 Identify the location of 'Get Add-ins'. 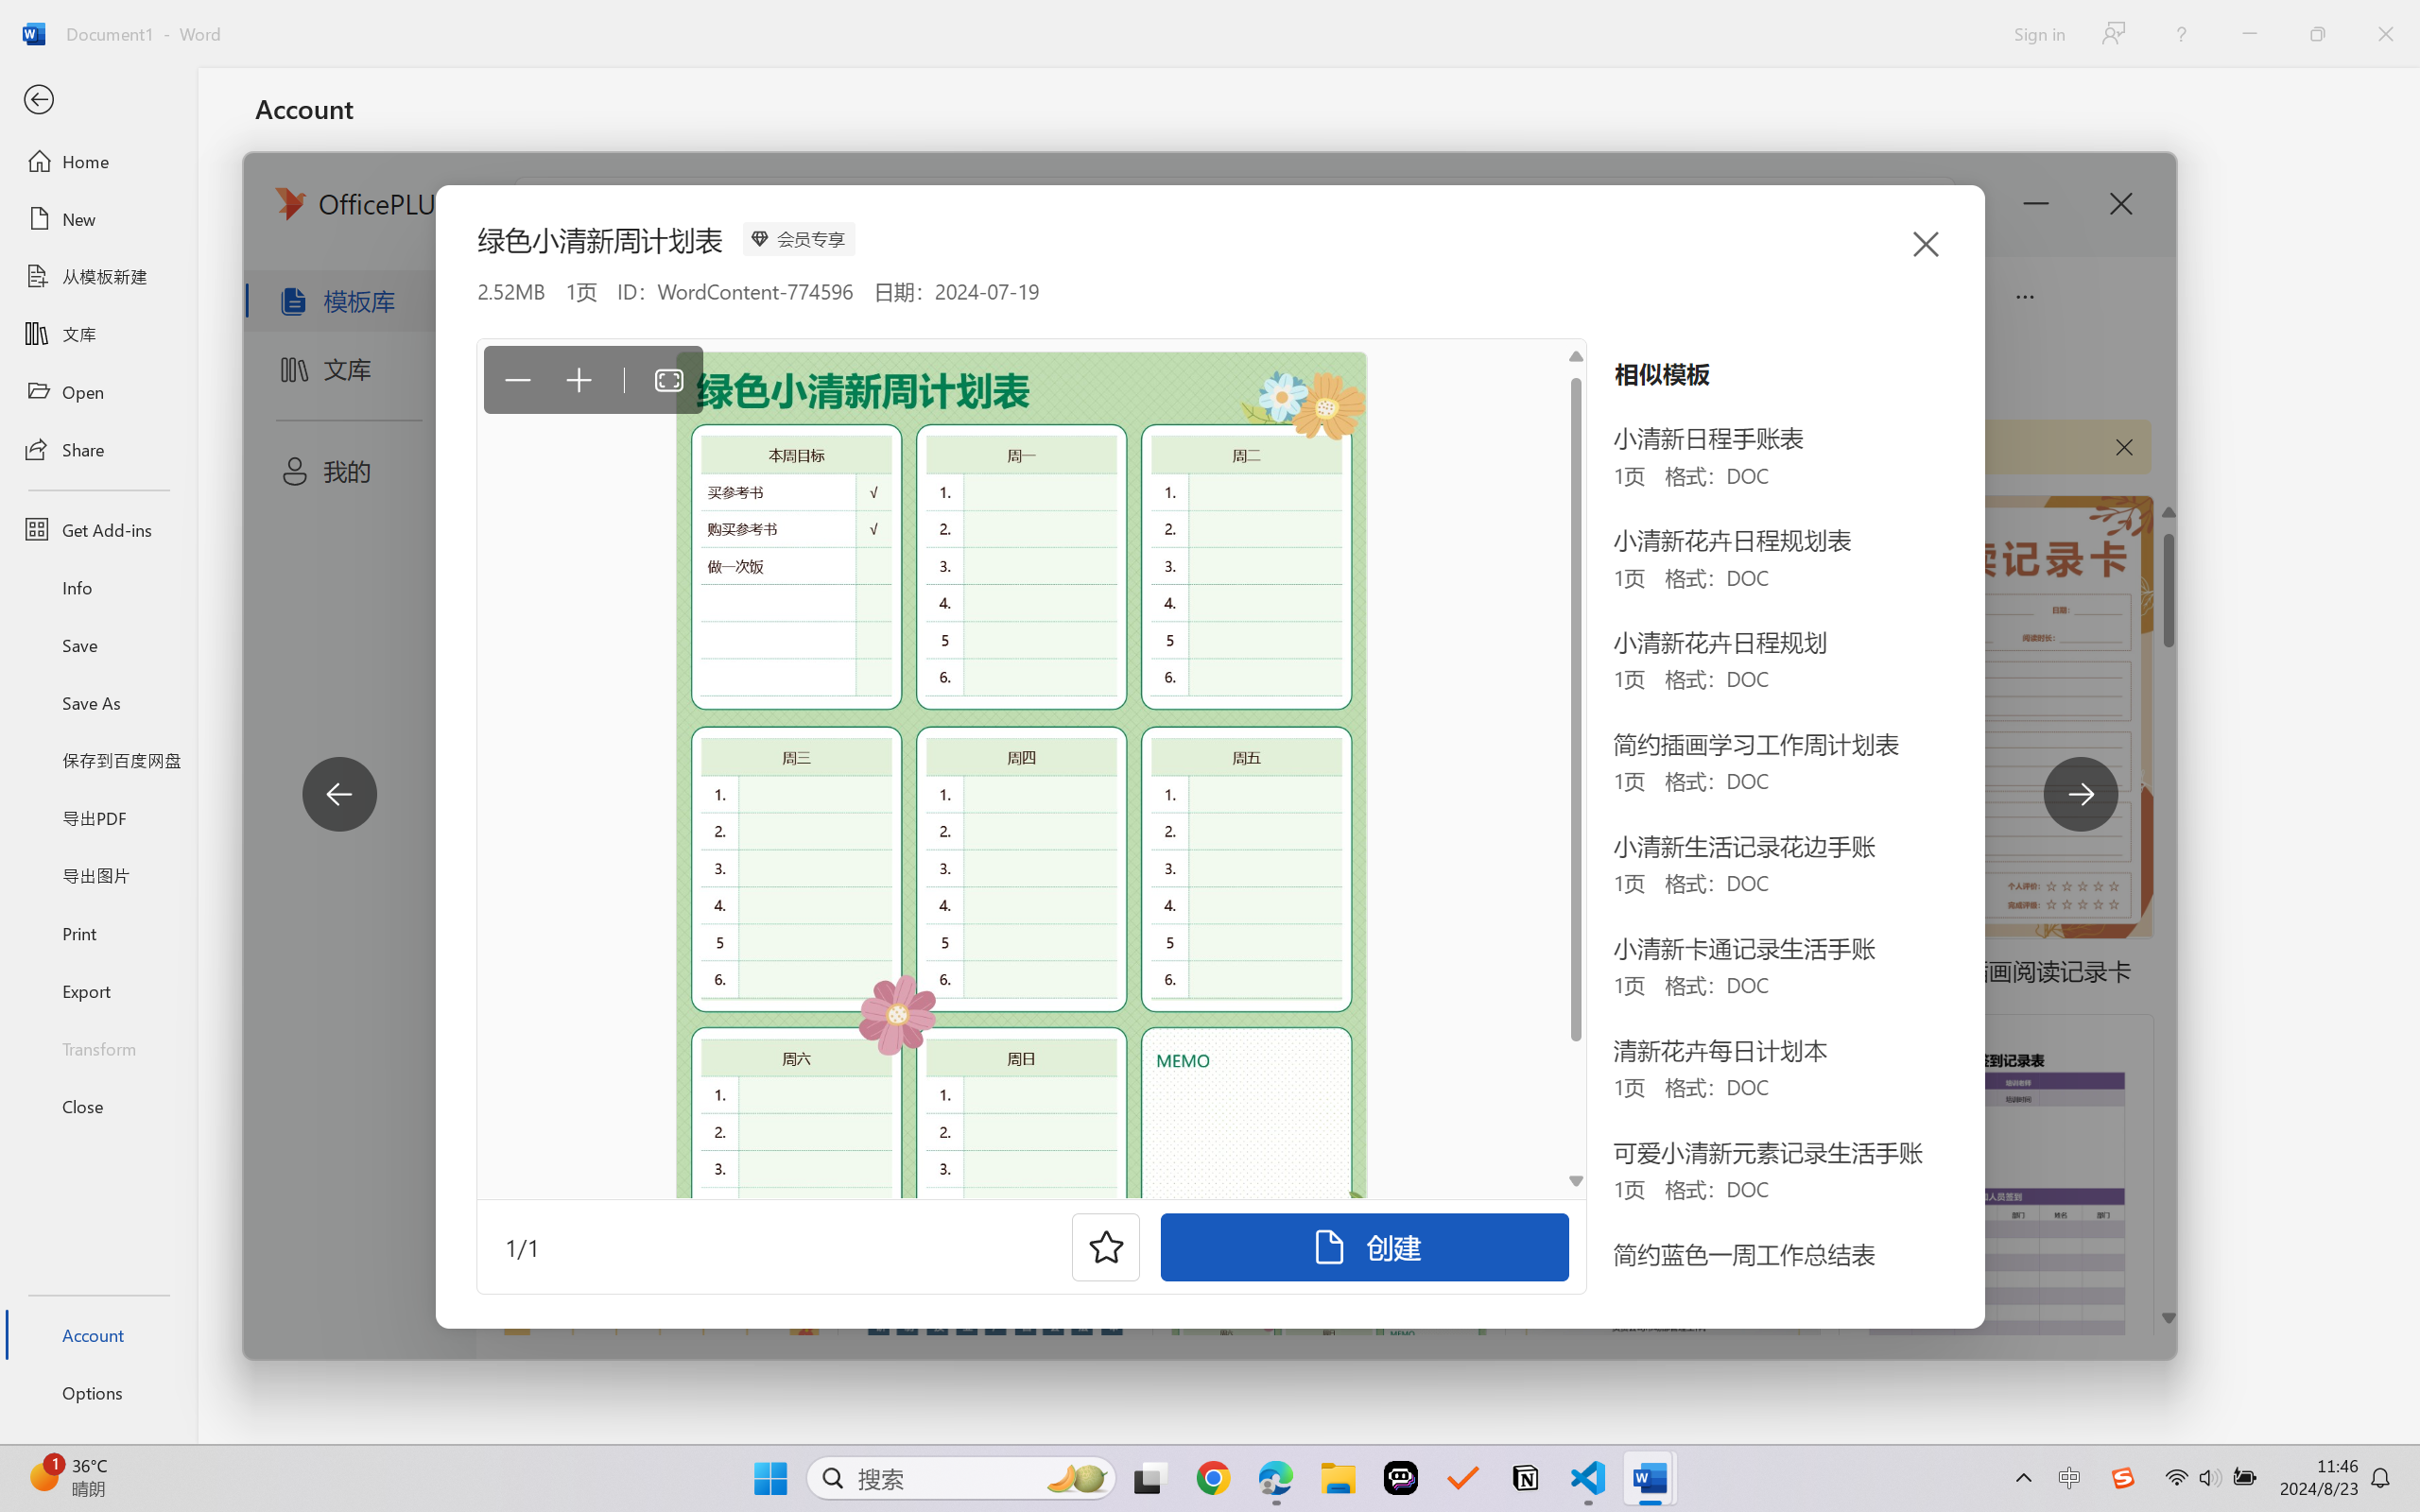
(97, 528).